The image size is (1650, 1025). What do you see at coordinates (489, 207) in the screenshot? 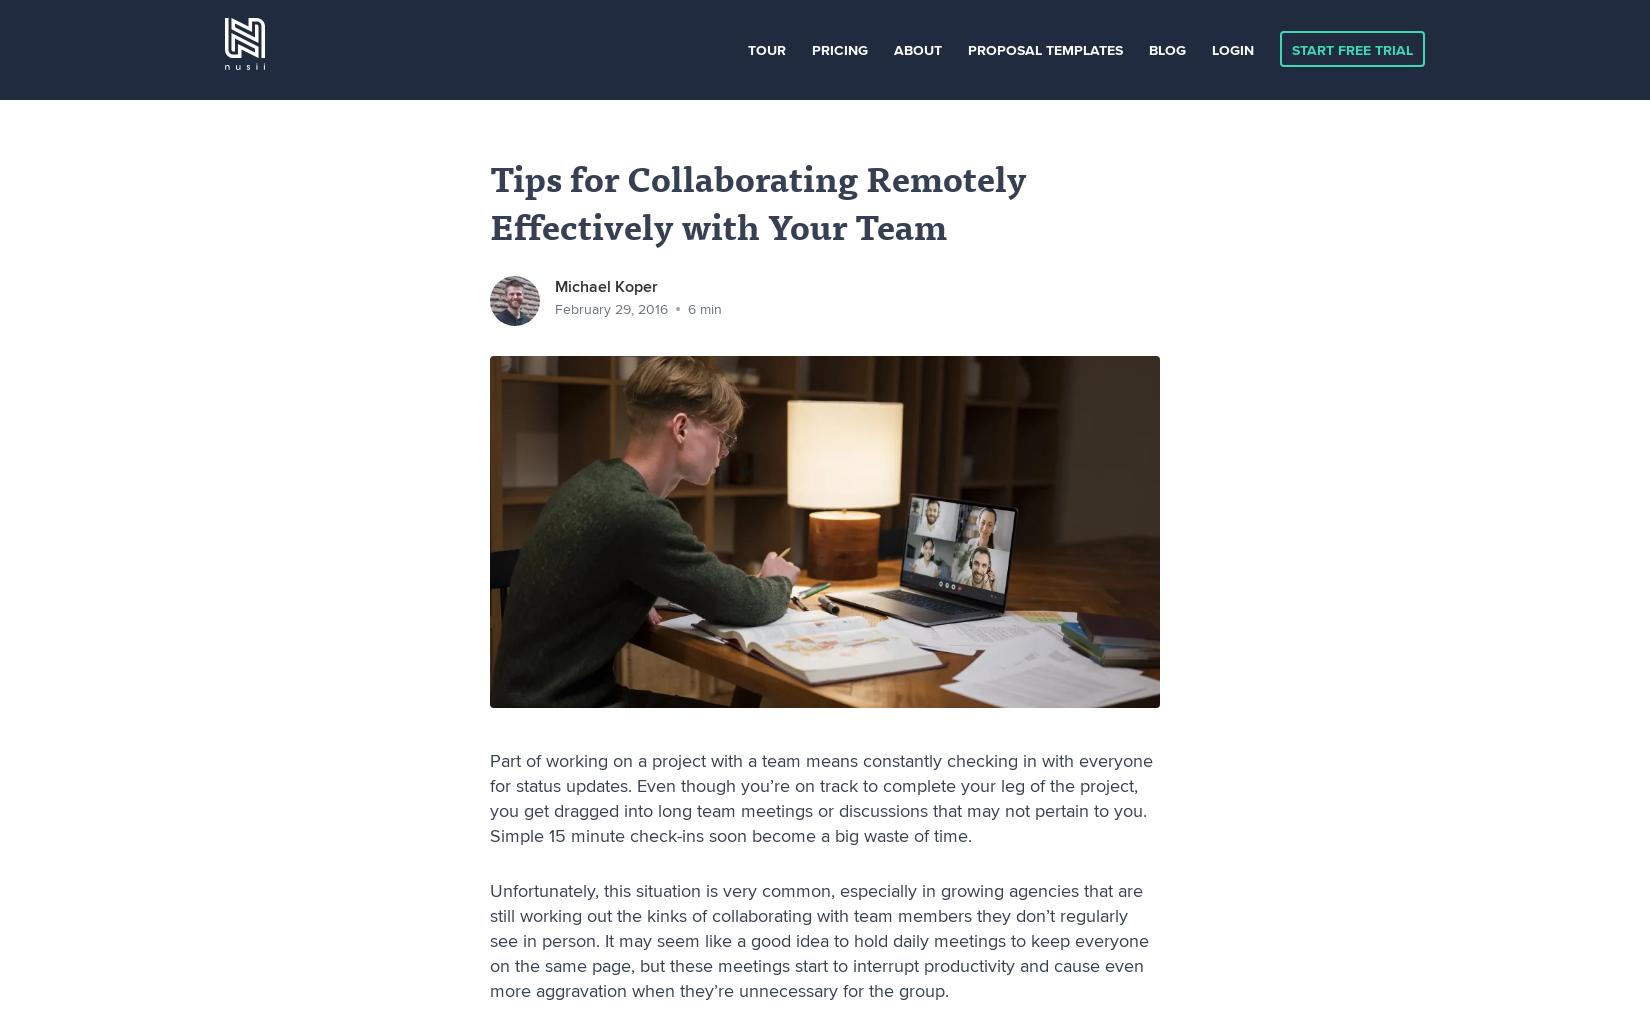
I see `'Tips for Collaborating Remotely Effectively with Your Team'` at bounding box center [489, 207].